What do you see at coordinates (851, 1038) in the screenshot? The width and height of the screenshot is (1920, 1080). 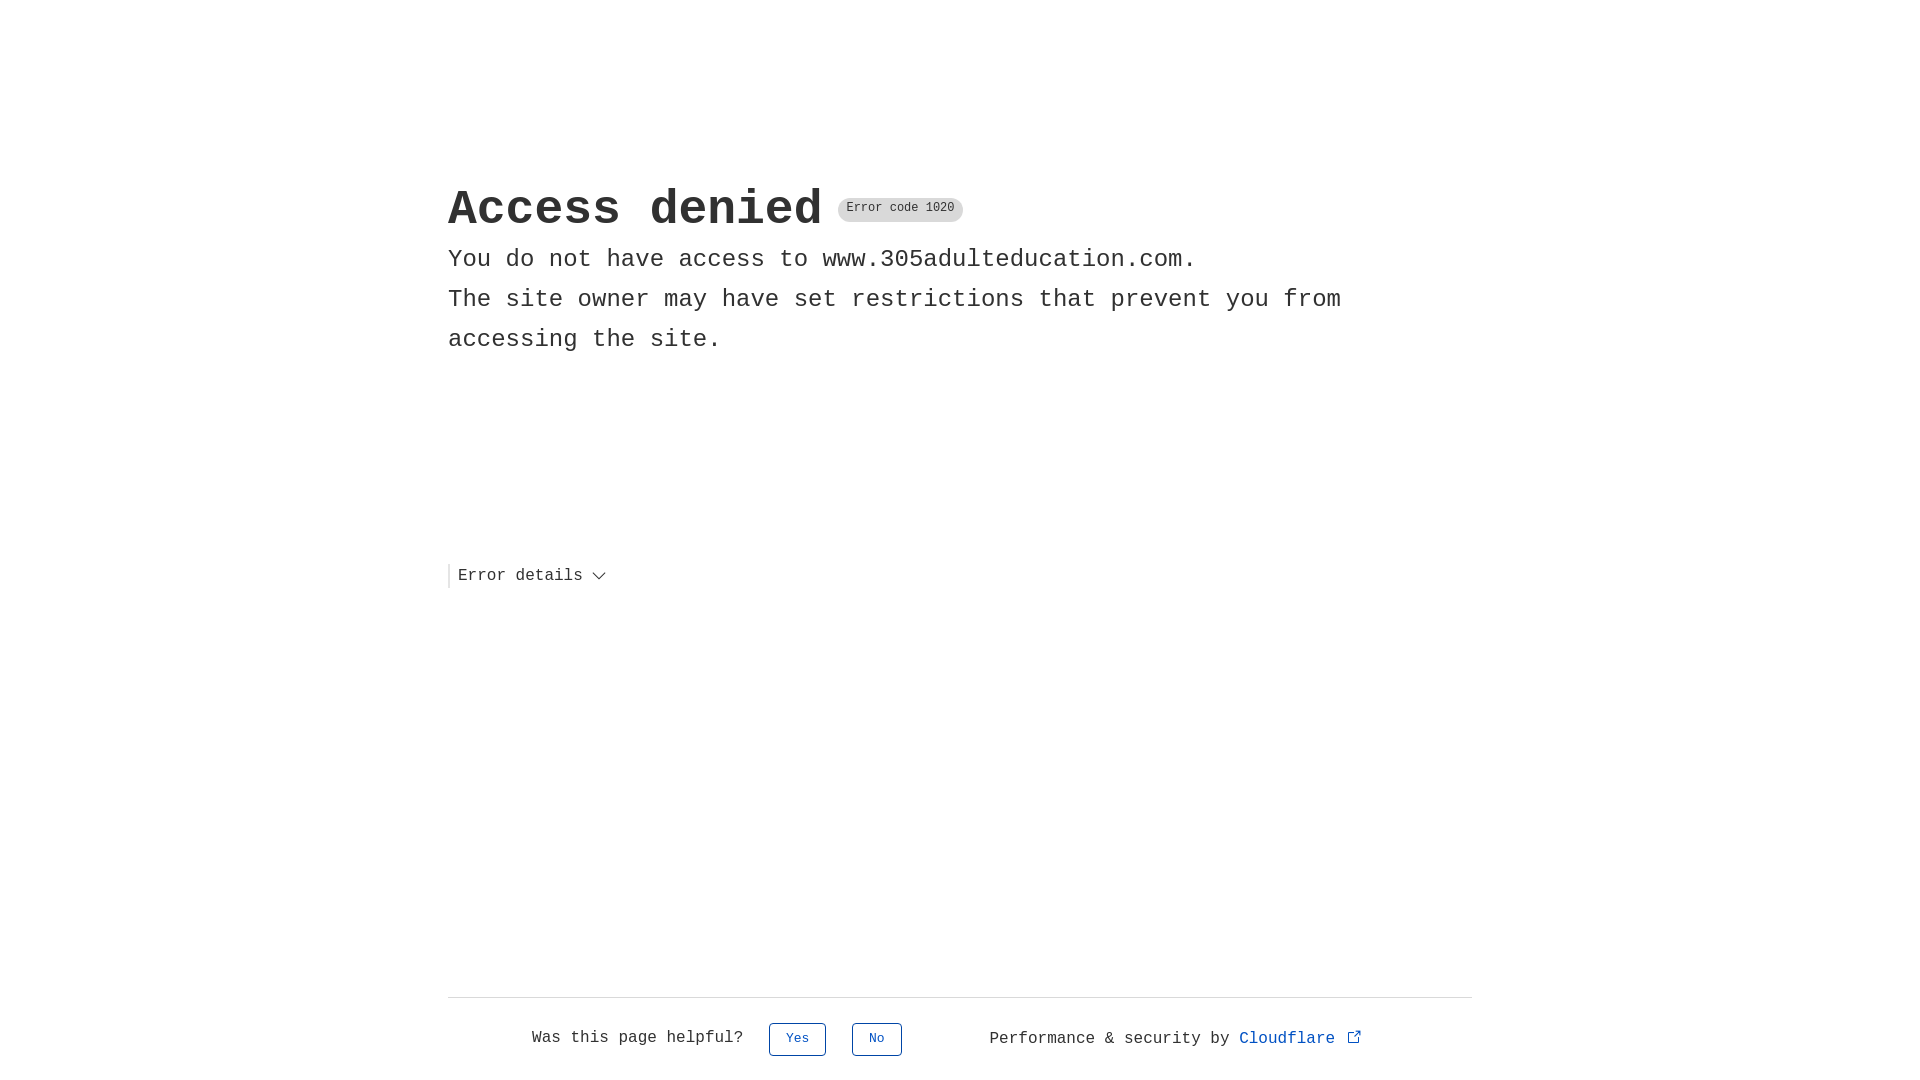 I see `'No'` at bounding box center [851, 1038].